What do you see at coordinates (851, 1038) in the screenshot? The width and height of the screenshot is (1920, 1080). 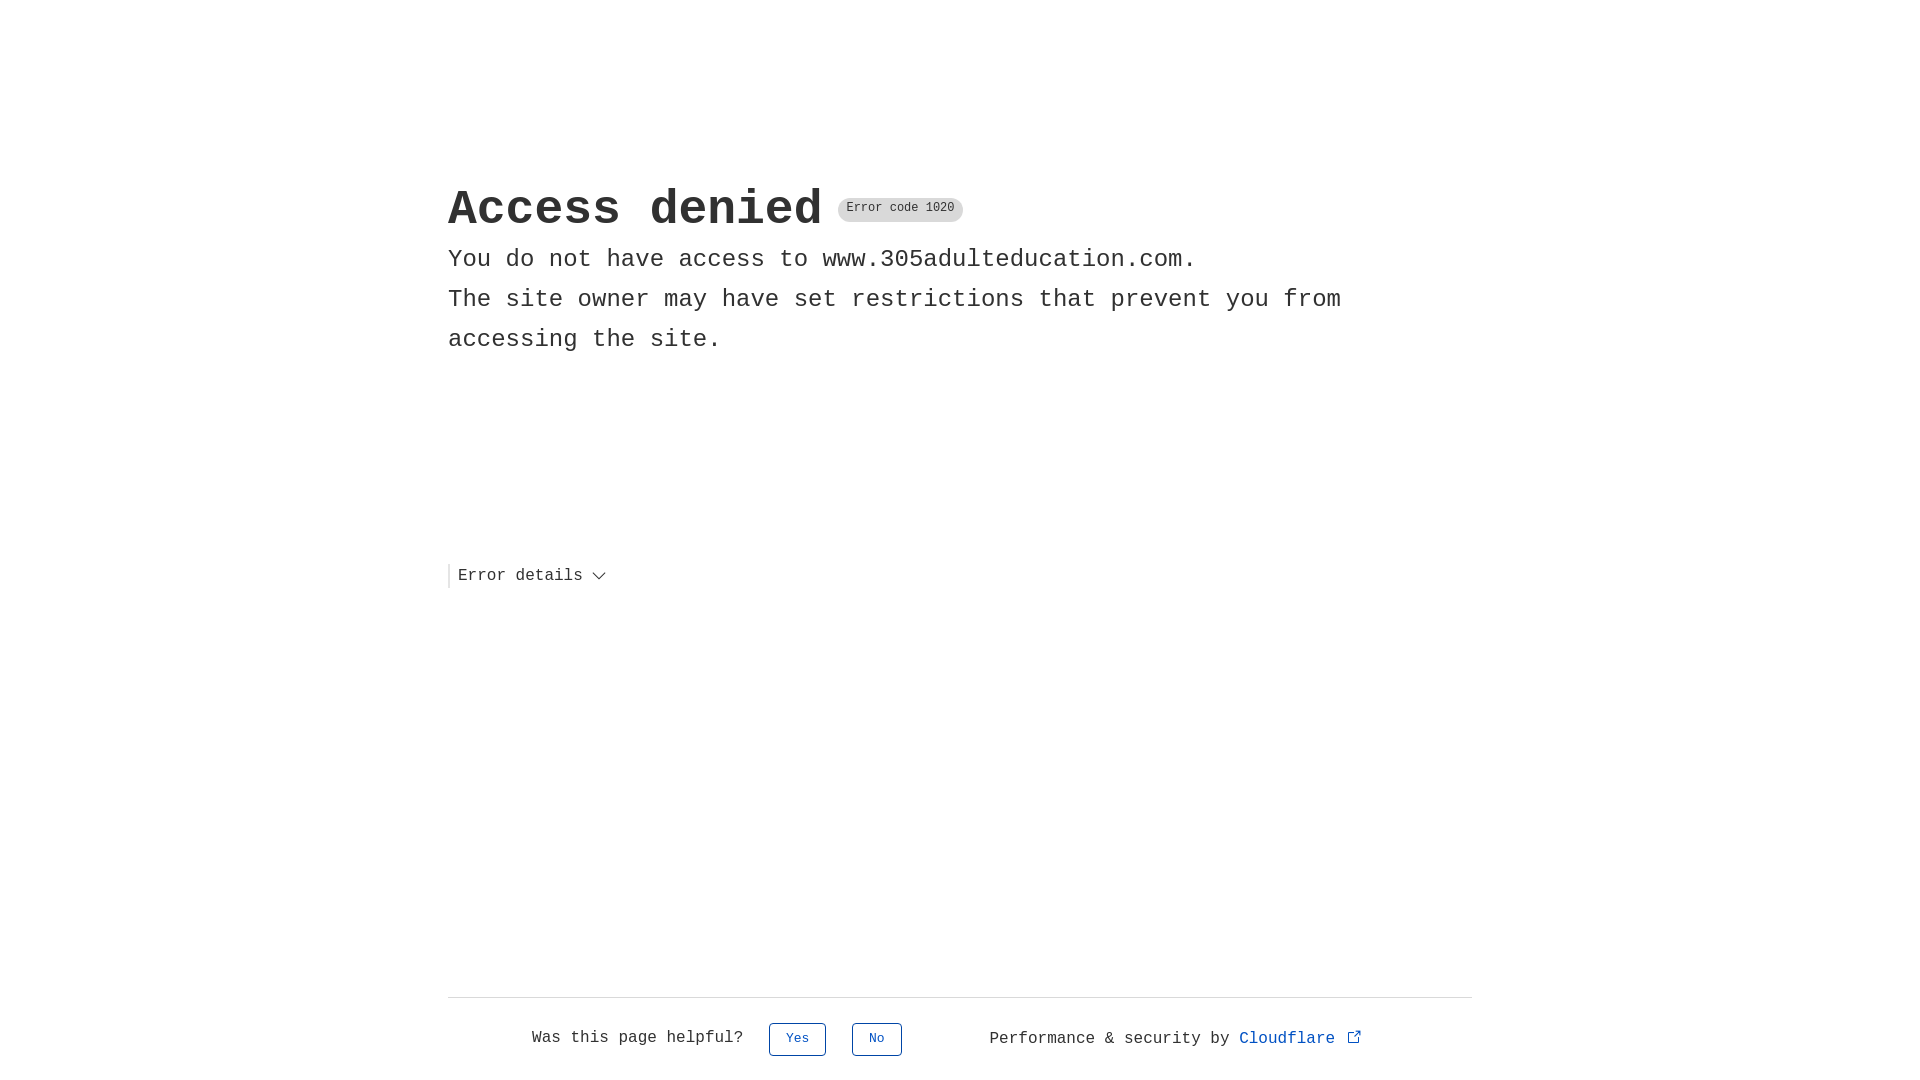 I see `'No'` at bounding box center [851, 1038].